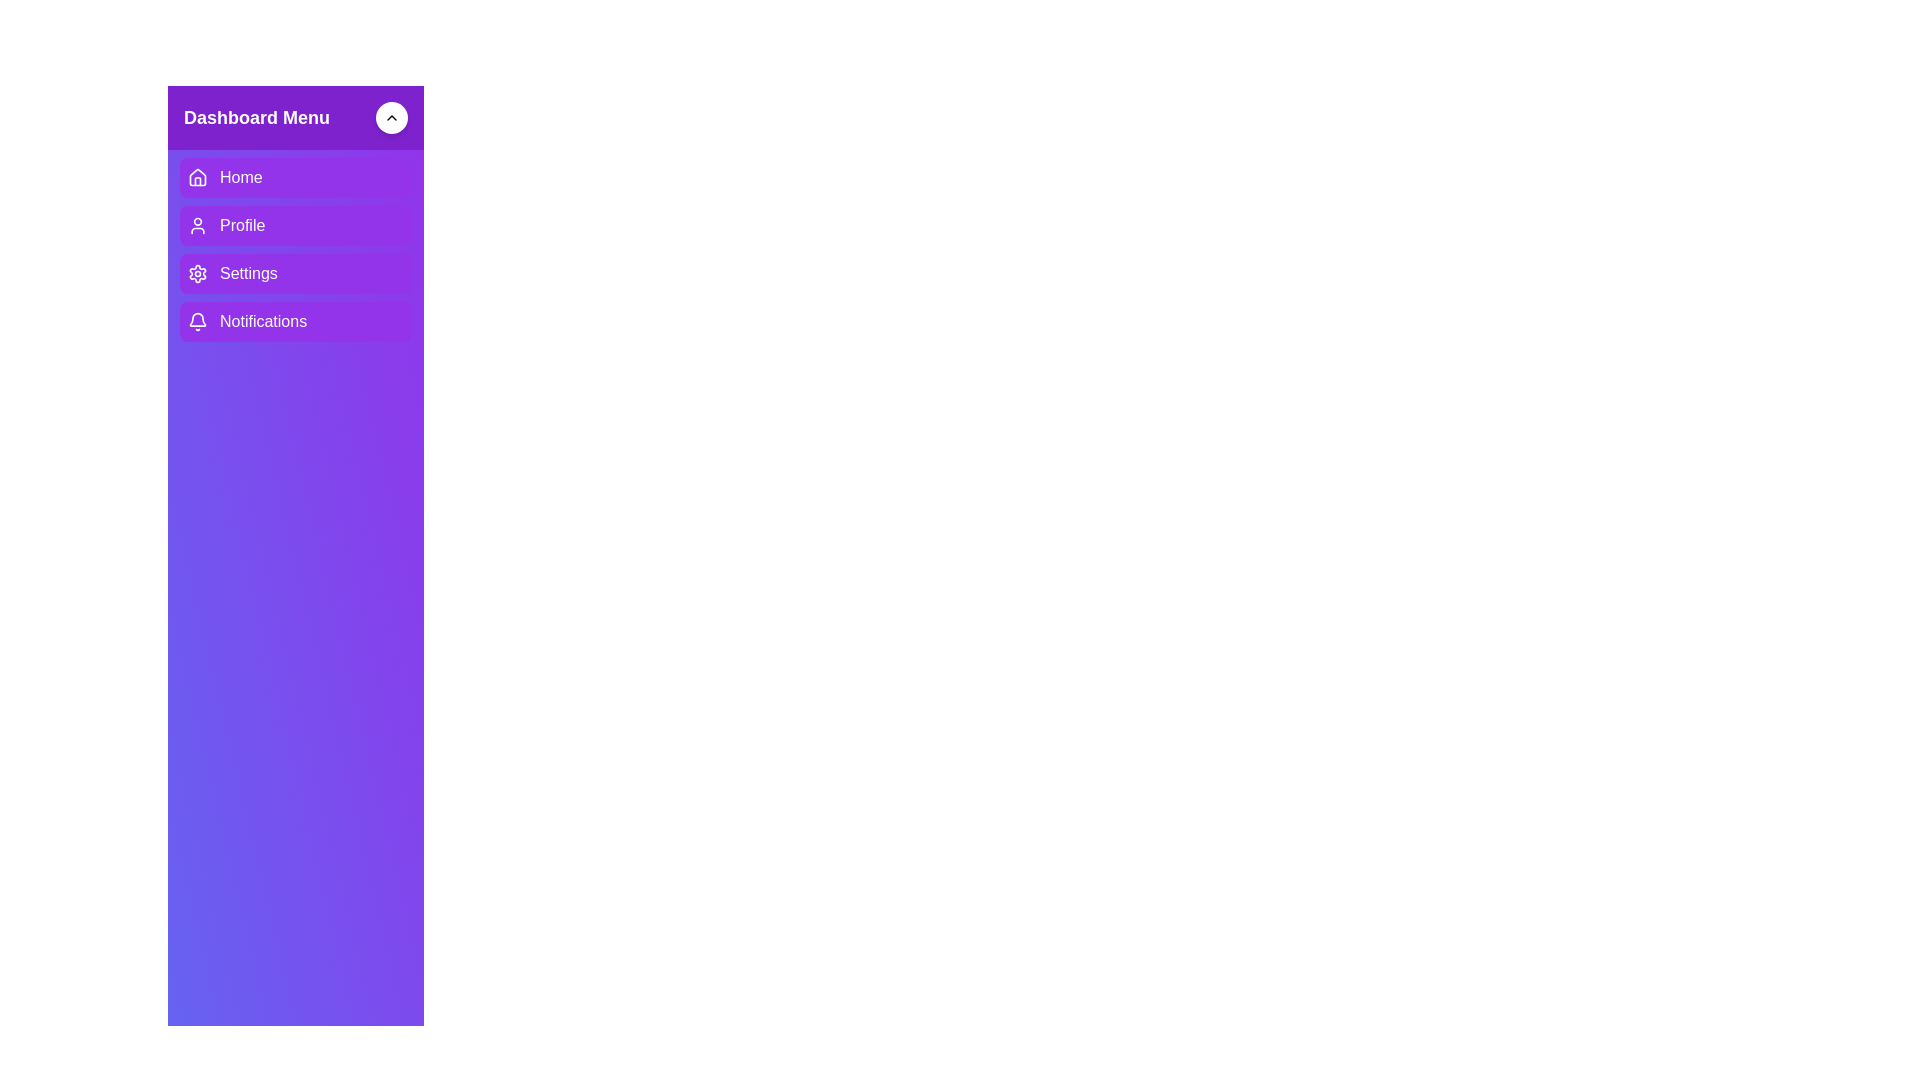 The image size is (1920, 1080). What do you see at coordinates (197, 176) in the screenshot?
I see `the house-shaped icon with a purple background located on the left side of the 'Home' menu entry in the vertical navigation panel under 'Dashboard Menu'` at bounding box center [197, 176].